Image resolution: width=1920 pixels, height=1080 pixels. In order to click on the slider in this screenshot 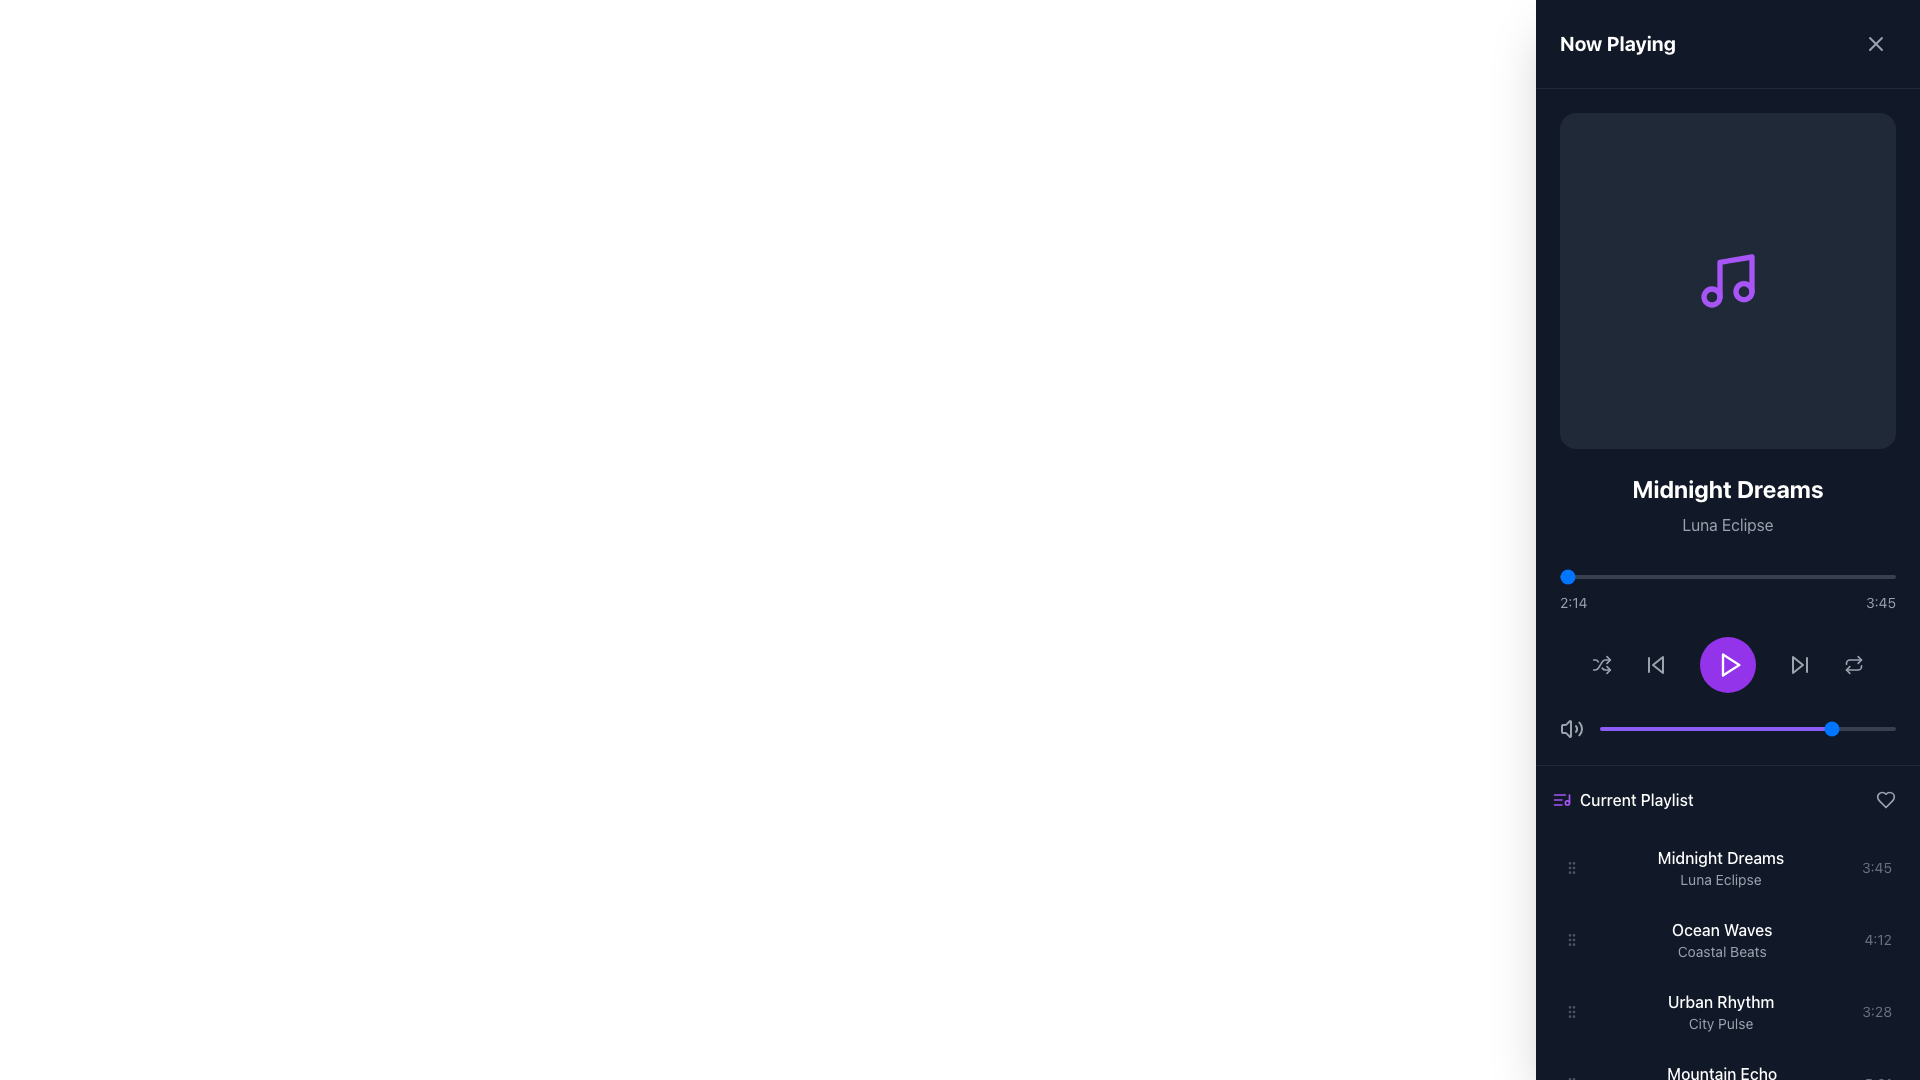, I will do `click(1662, 729)`.